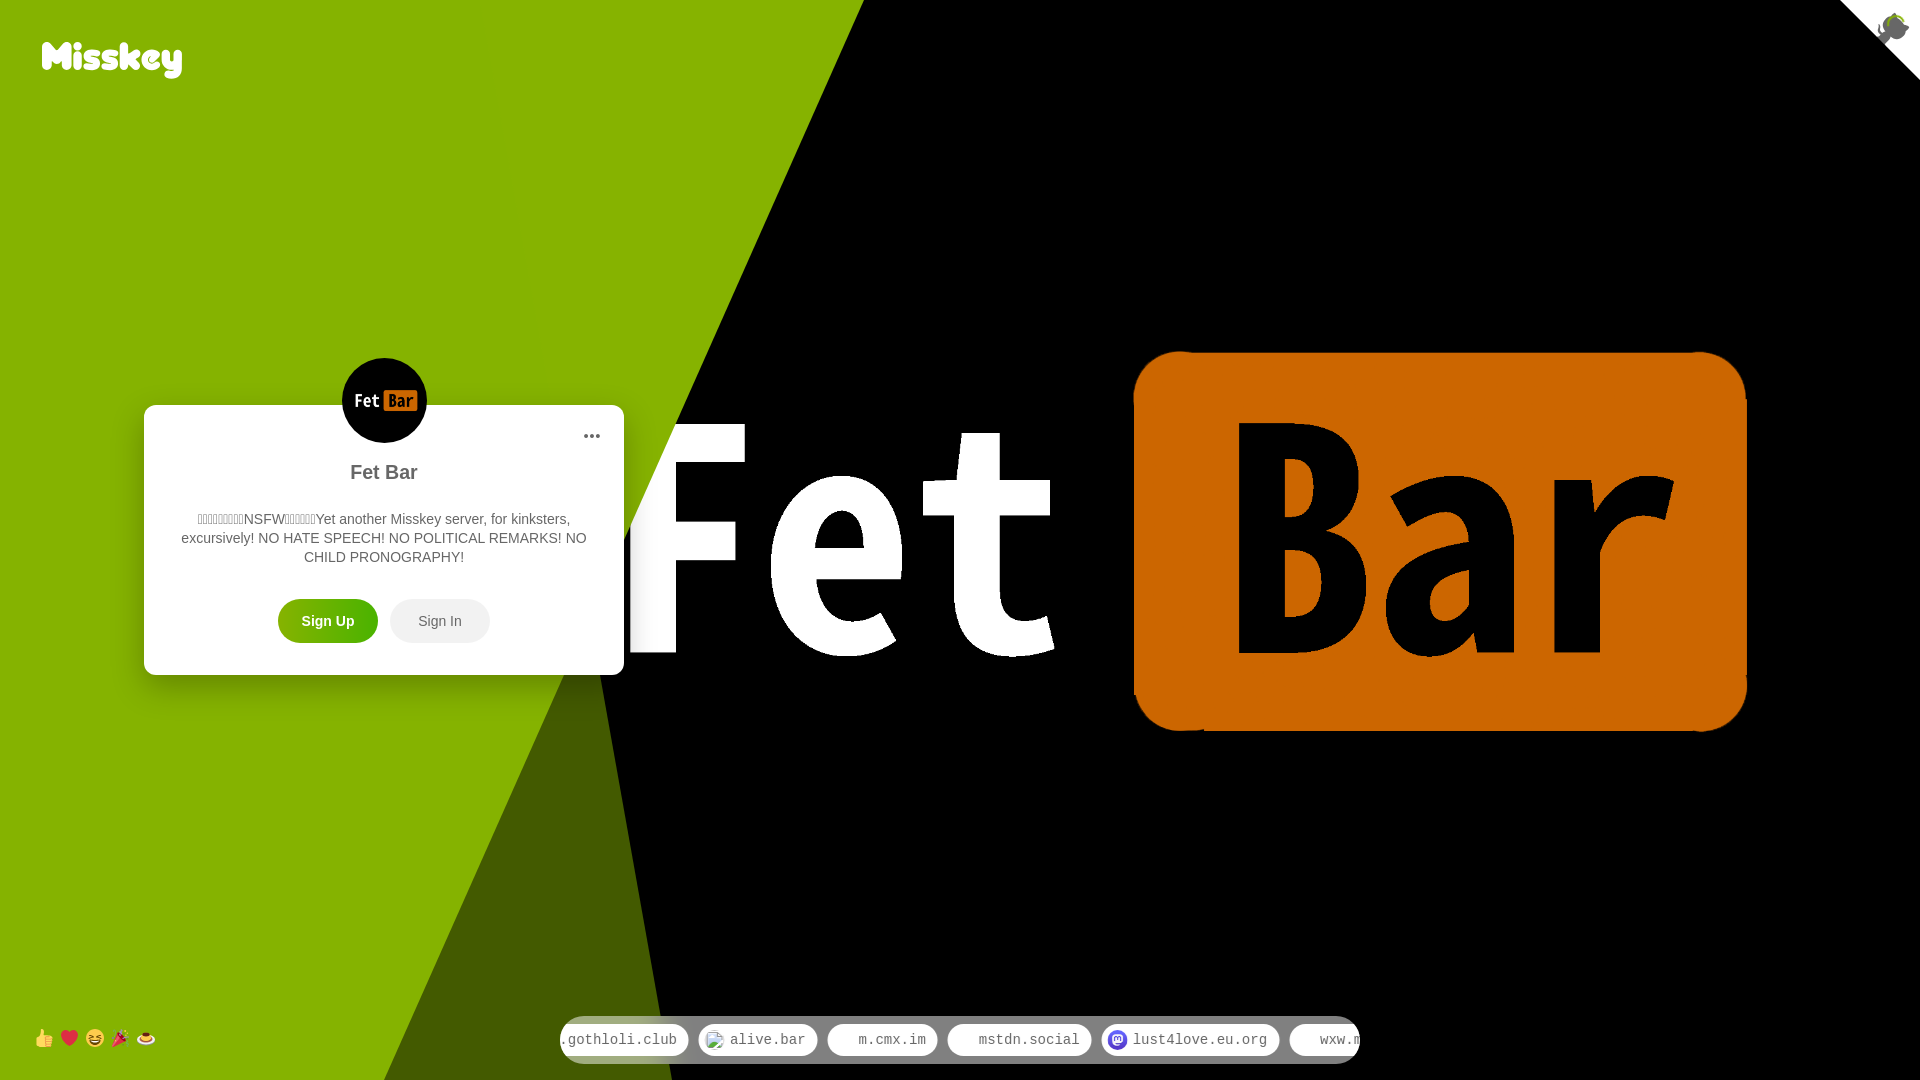 This screenshot has height=1080, width=1920. What do you see at coordinates (815, 1039) in the screenshot?
I see `'alive.bar'` at bounding box center [815, 1039].